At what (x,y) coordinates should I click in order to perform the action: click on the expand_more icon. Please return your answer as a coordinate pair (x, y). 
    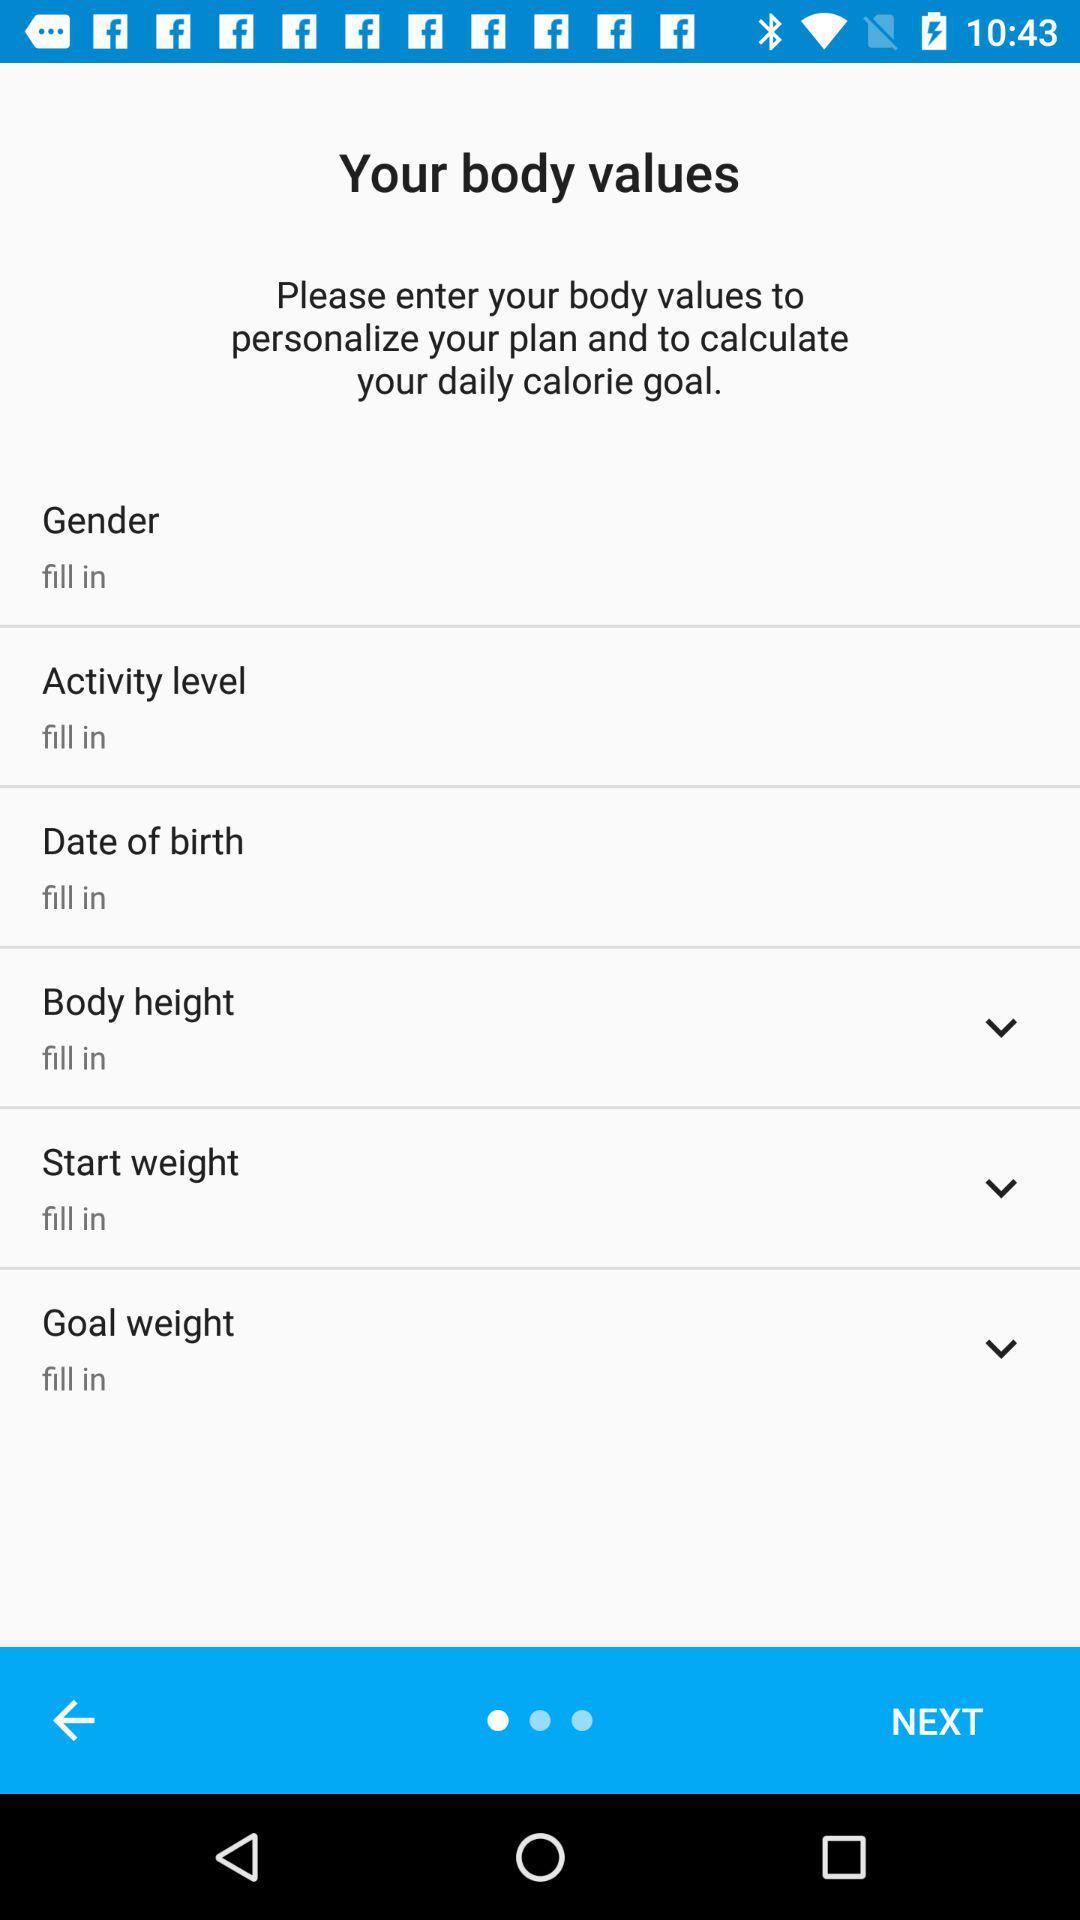
    Looking at the image, I should click on (1001, 1348).